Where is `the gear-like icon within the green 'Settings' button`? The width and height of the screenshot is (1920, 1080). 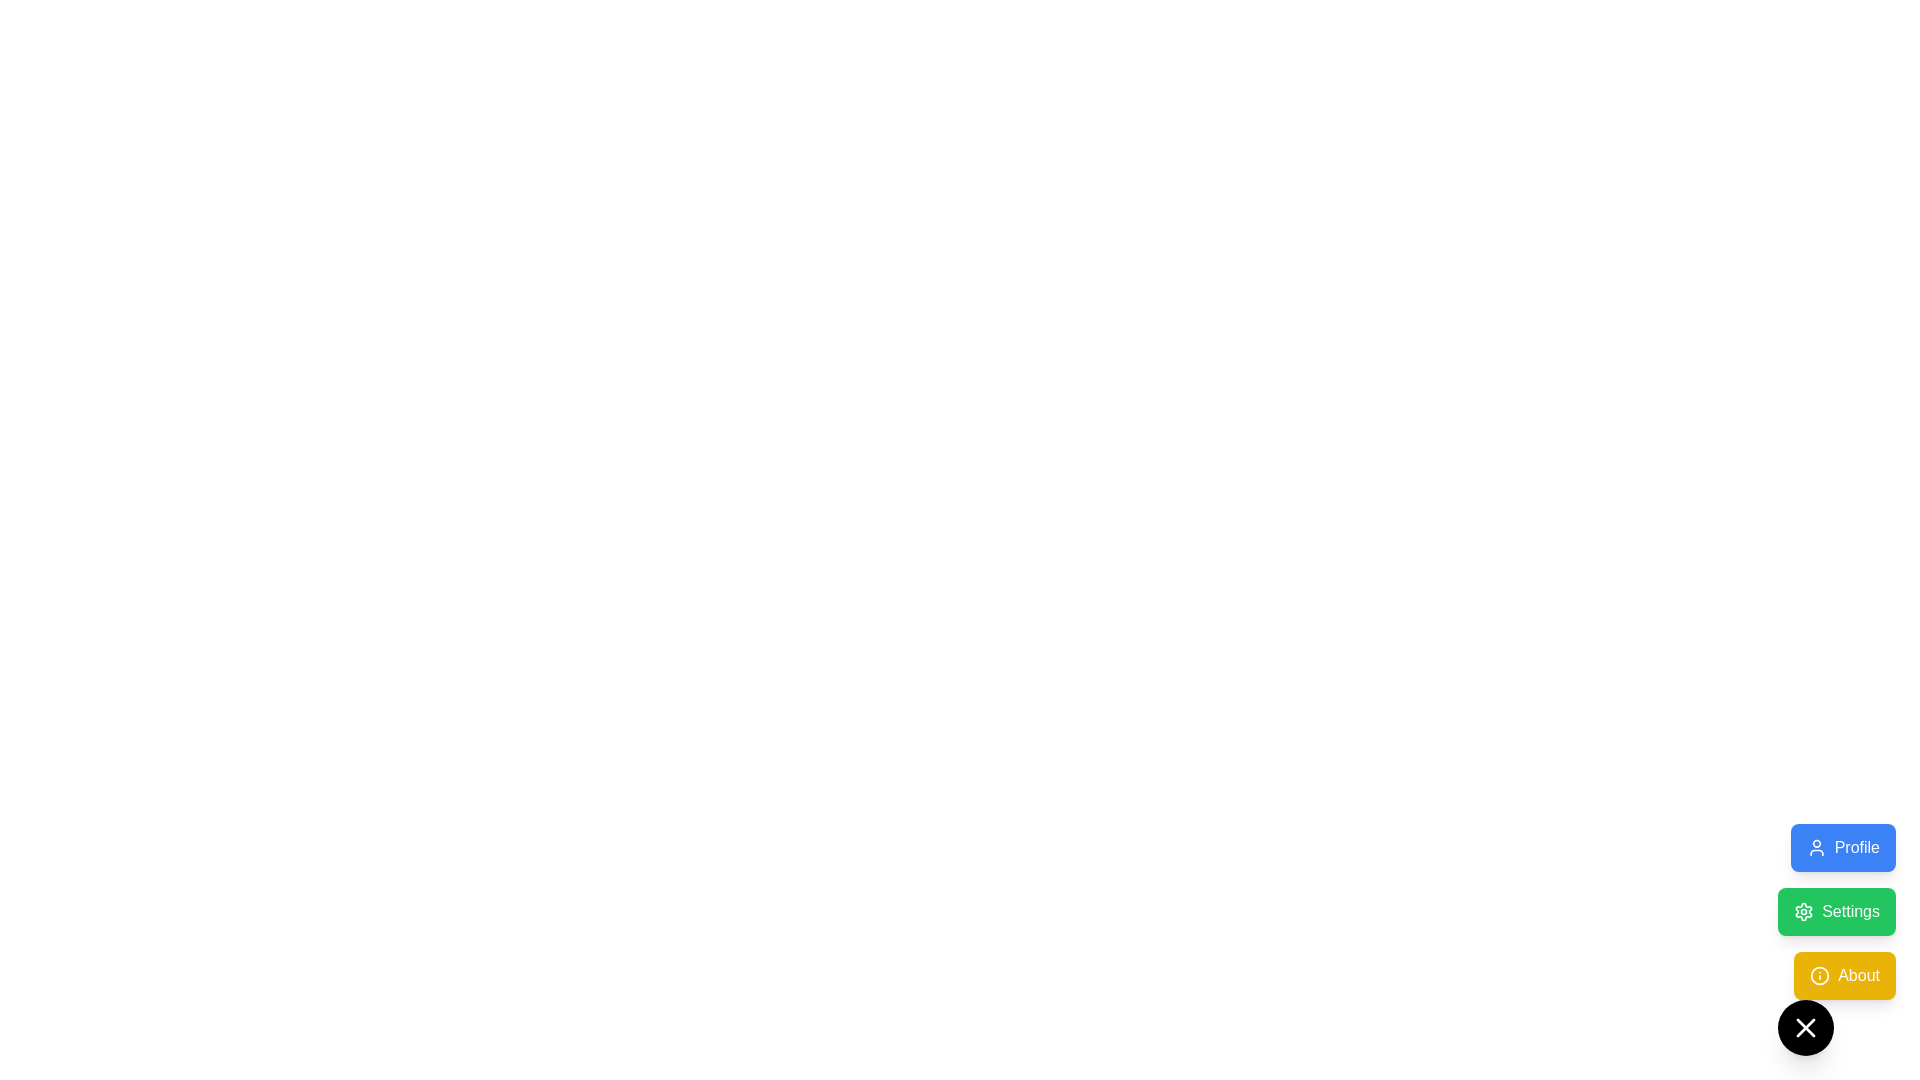 the gear-like icon within the green 'Settings' button is located at coordinates (1804, 911).